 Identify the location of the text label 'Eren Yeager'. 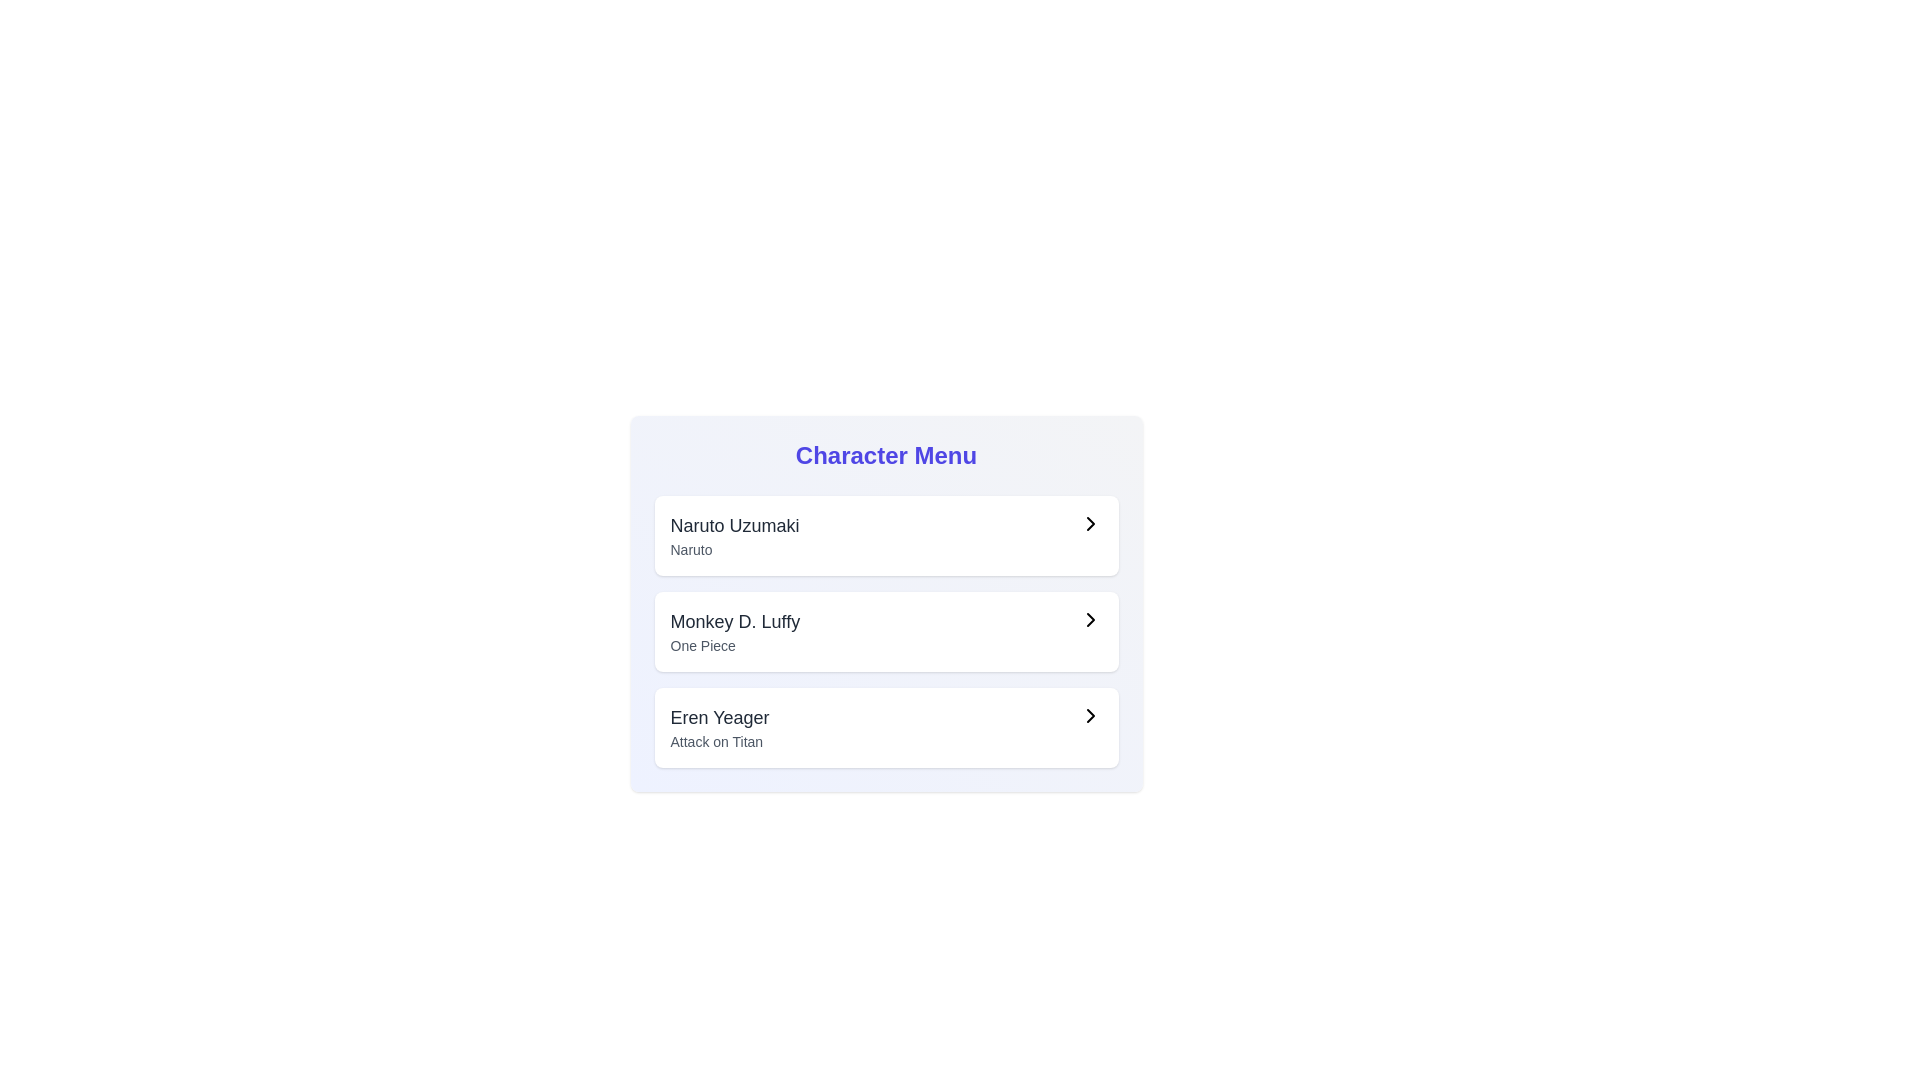
(720, 716).